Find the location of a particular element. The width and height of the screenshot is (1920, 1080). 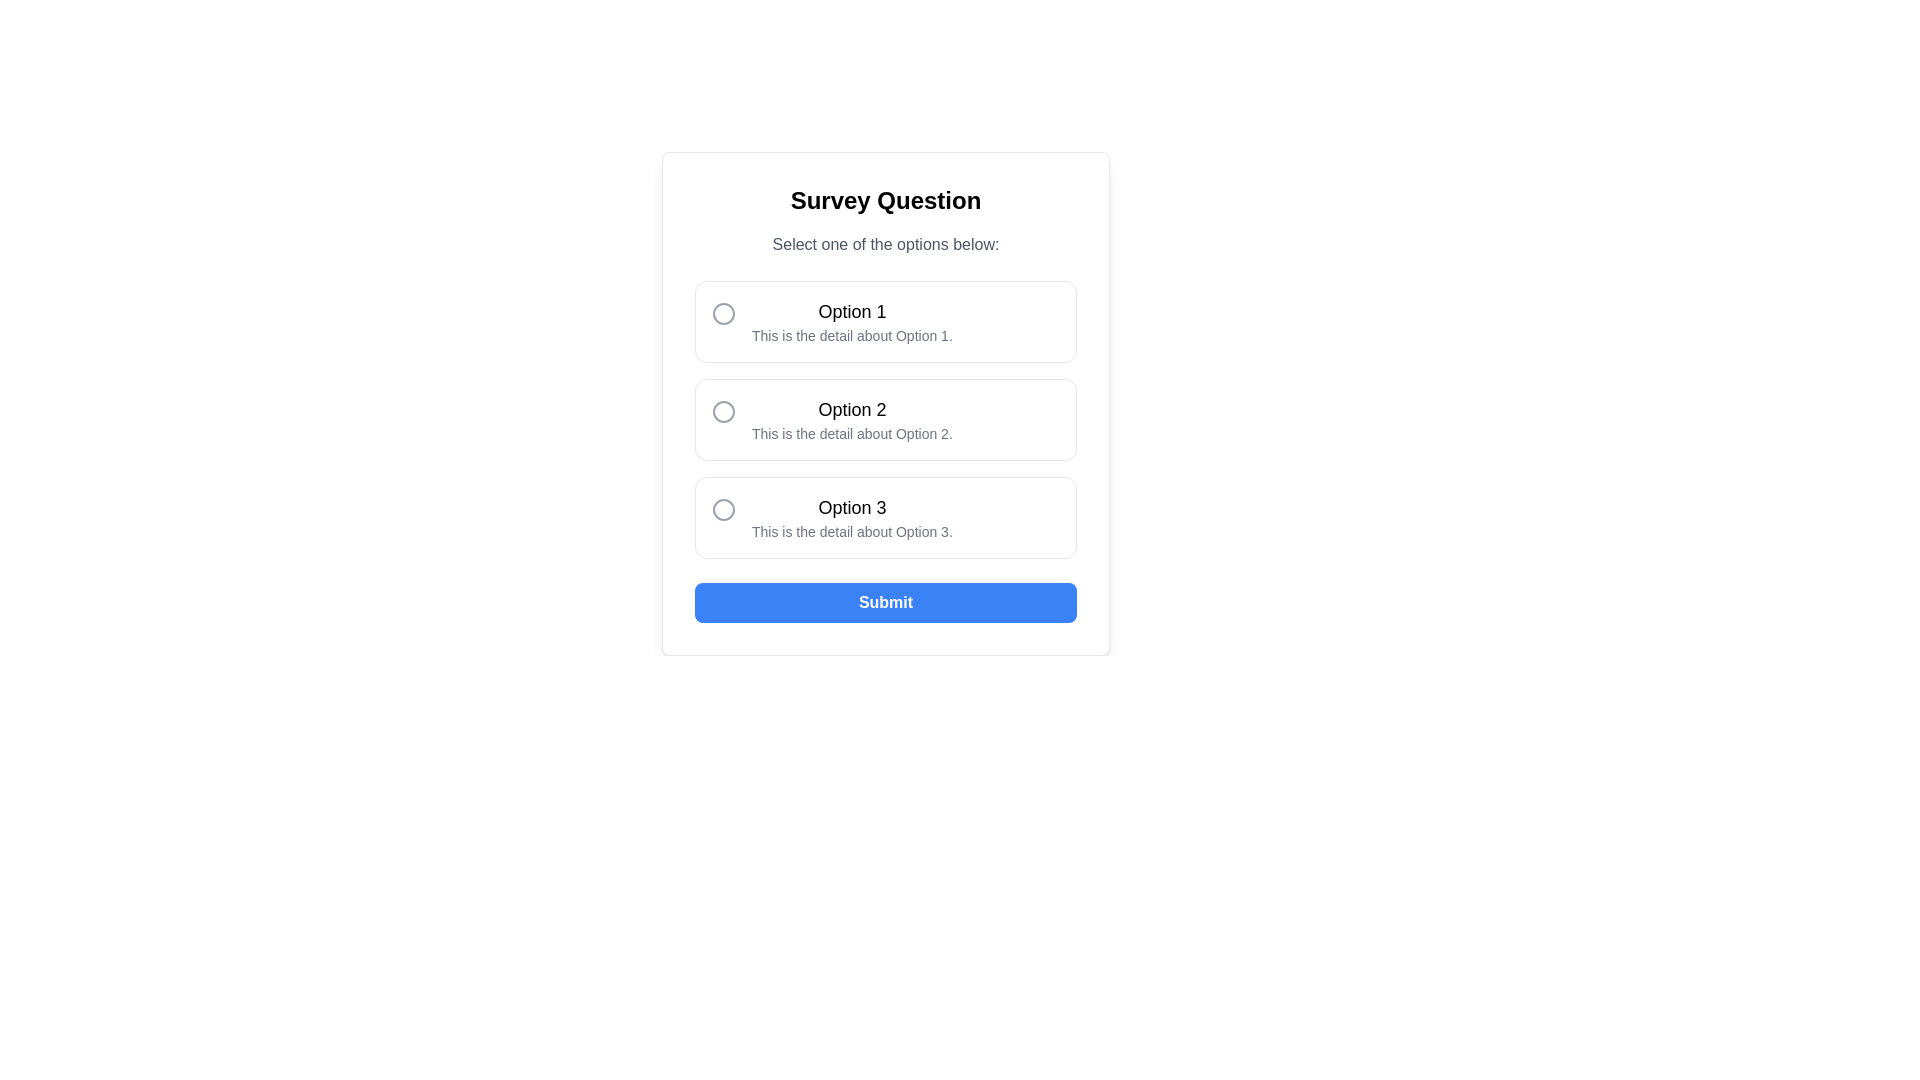

the 'Option 1' radio button is located at coordinates (885, 320).